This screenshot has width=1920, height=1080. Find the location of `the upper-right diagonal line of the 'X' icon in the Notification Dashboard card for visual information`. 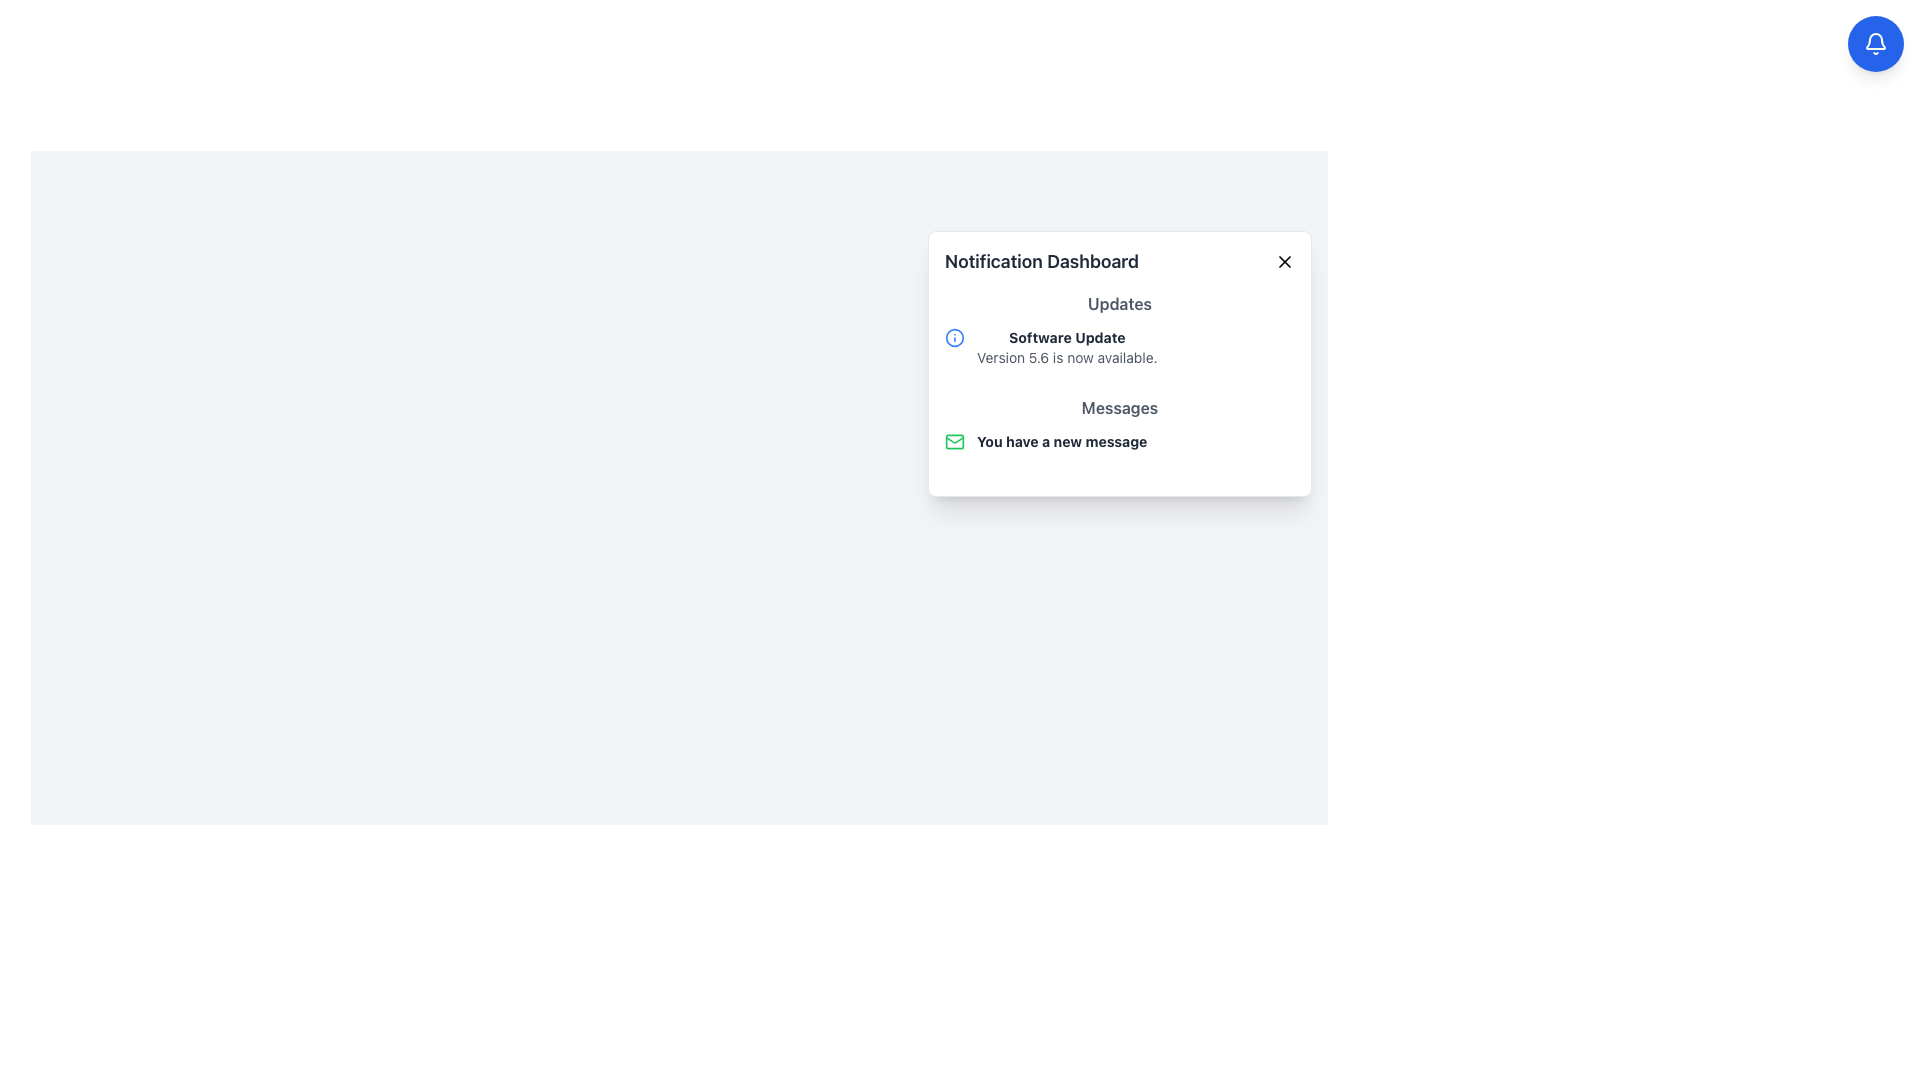

the upper-right diagonal line of the 'X' icon in the Notification Dashboard card for visual information is located at coordinates (1285, 261).